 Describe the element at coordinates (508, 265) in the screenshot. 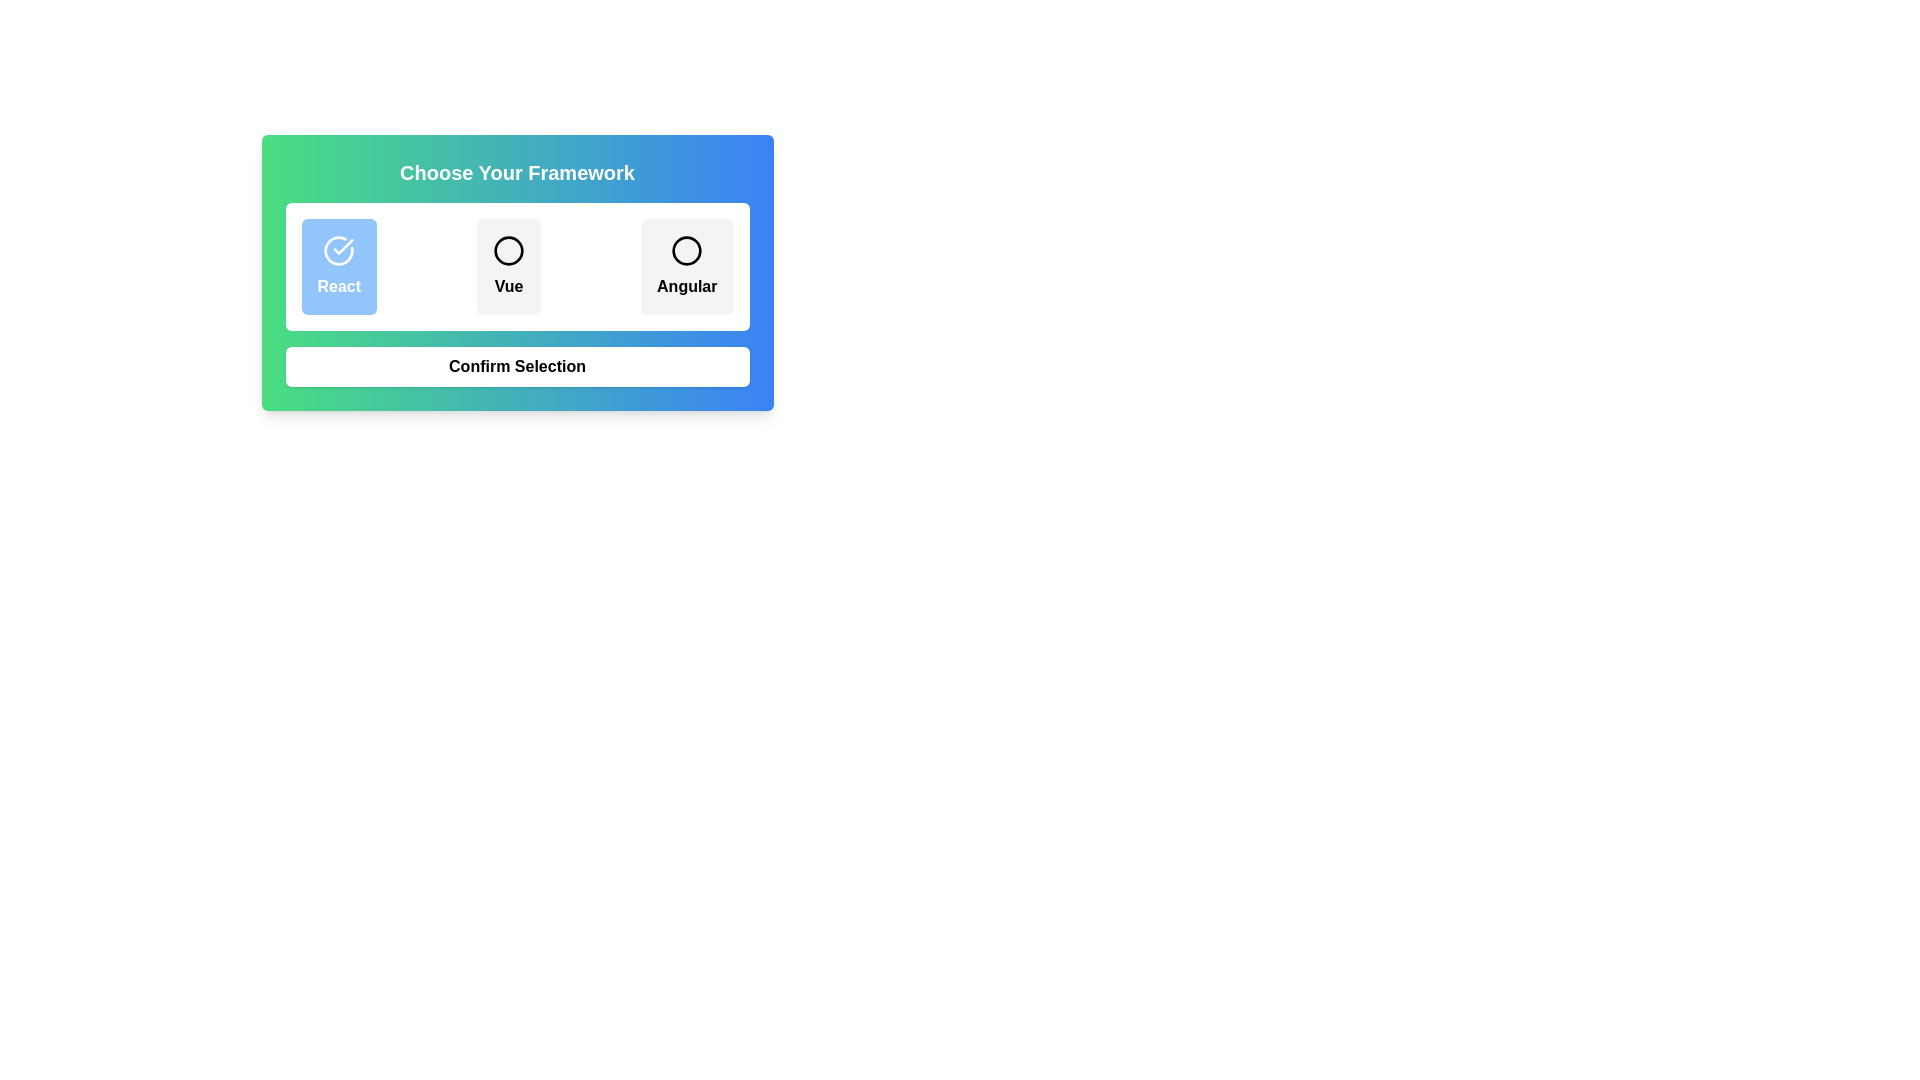

I see `the central button labeled 'Vue' with a rounded rectangular shape and a light gray background` at that location.